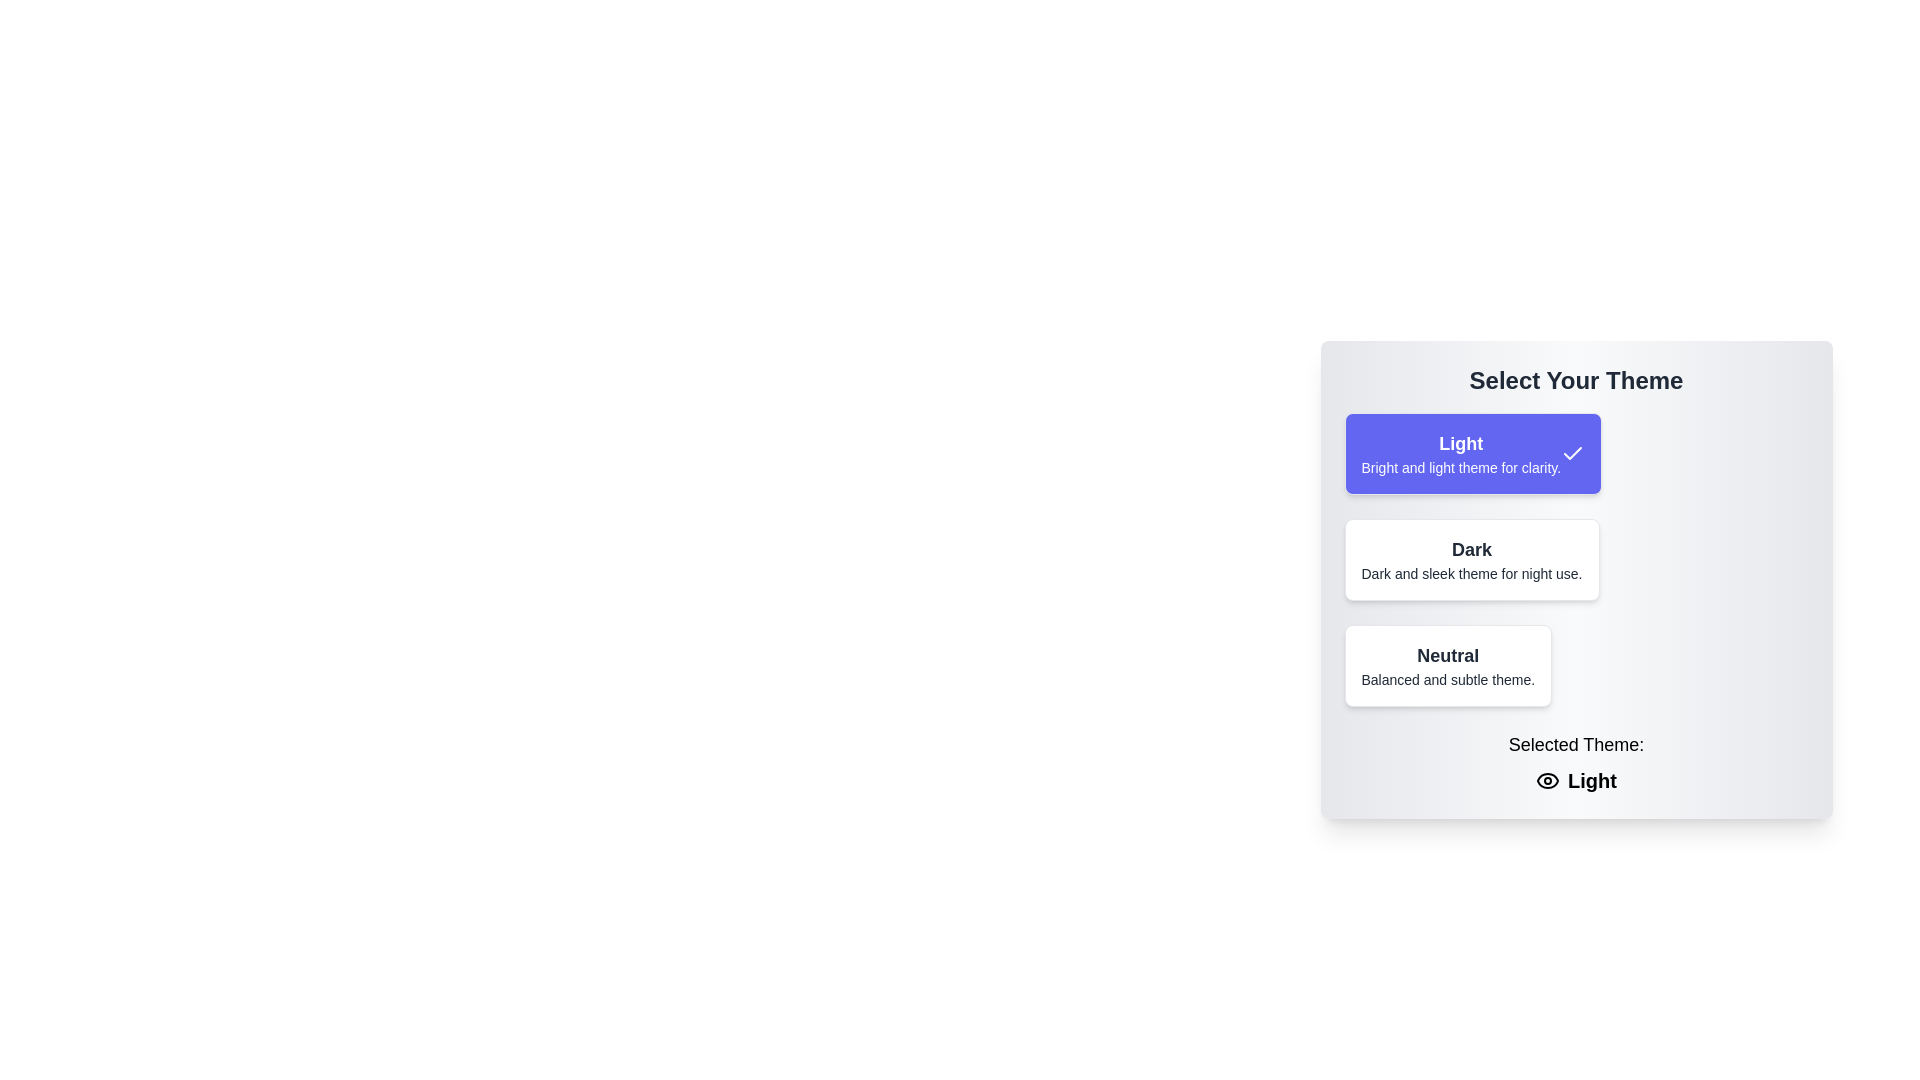 The height and width of the screenshot is (1080, 1920). Describe the element at coordinates (1472, 559) in the screenshot. I see `the selectable 'Dark' theme option text within the second card of the theme selection interface` at that location.